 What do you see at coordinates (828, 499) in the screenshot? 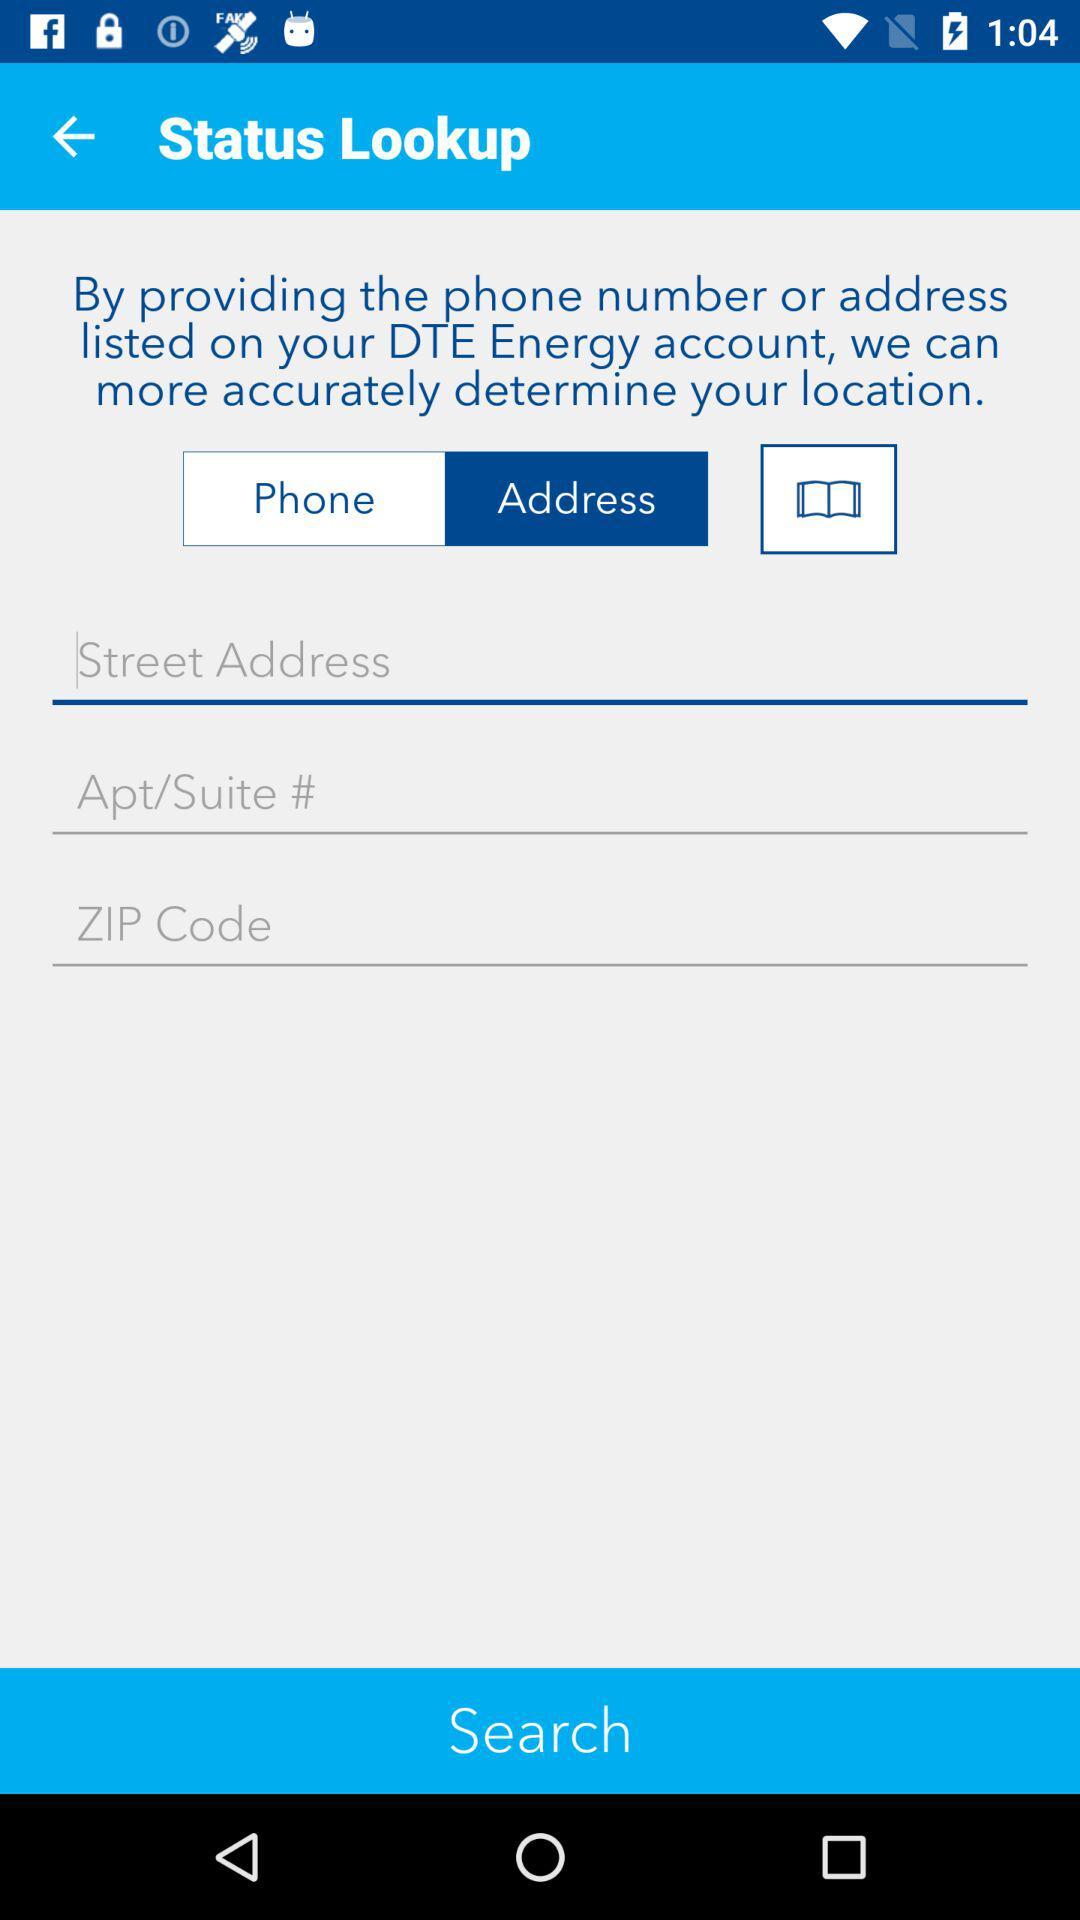
I see `the item to the right of the address` at bounding box center [828, 499].